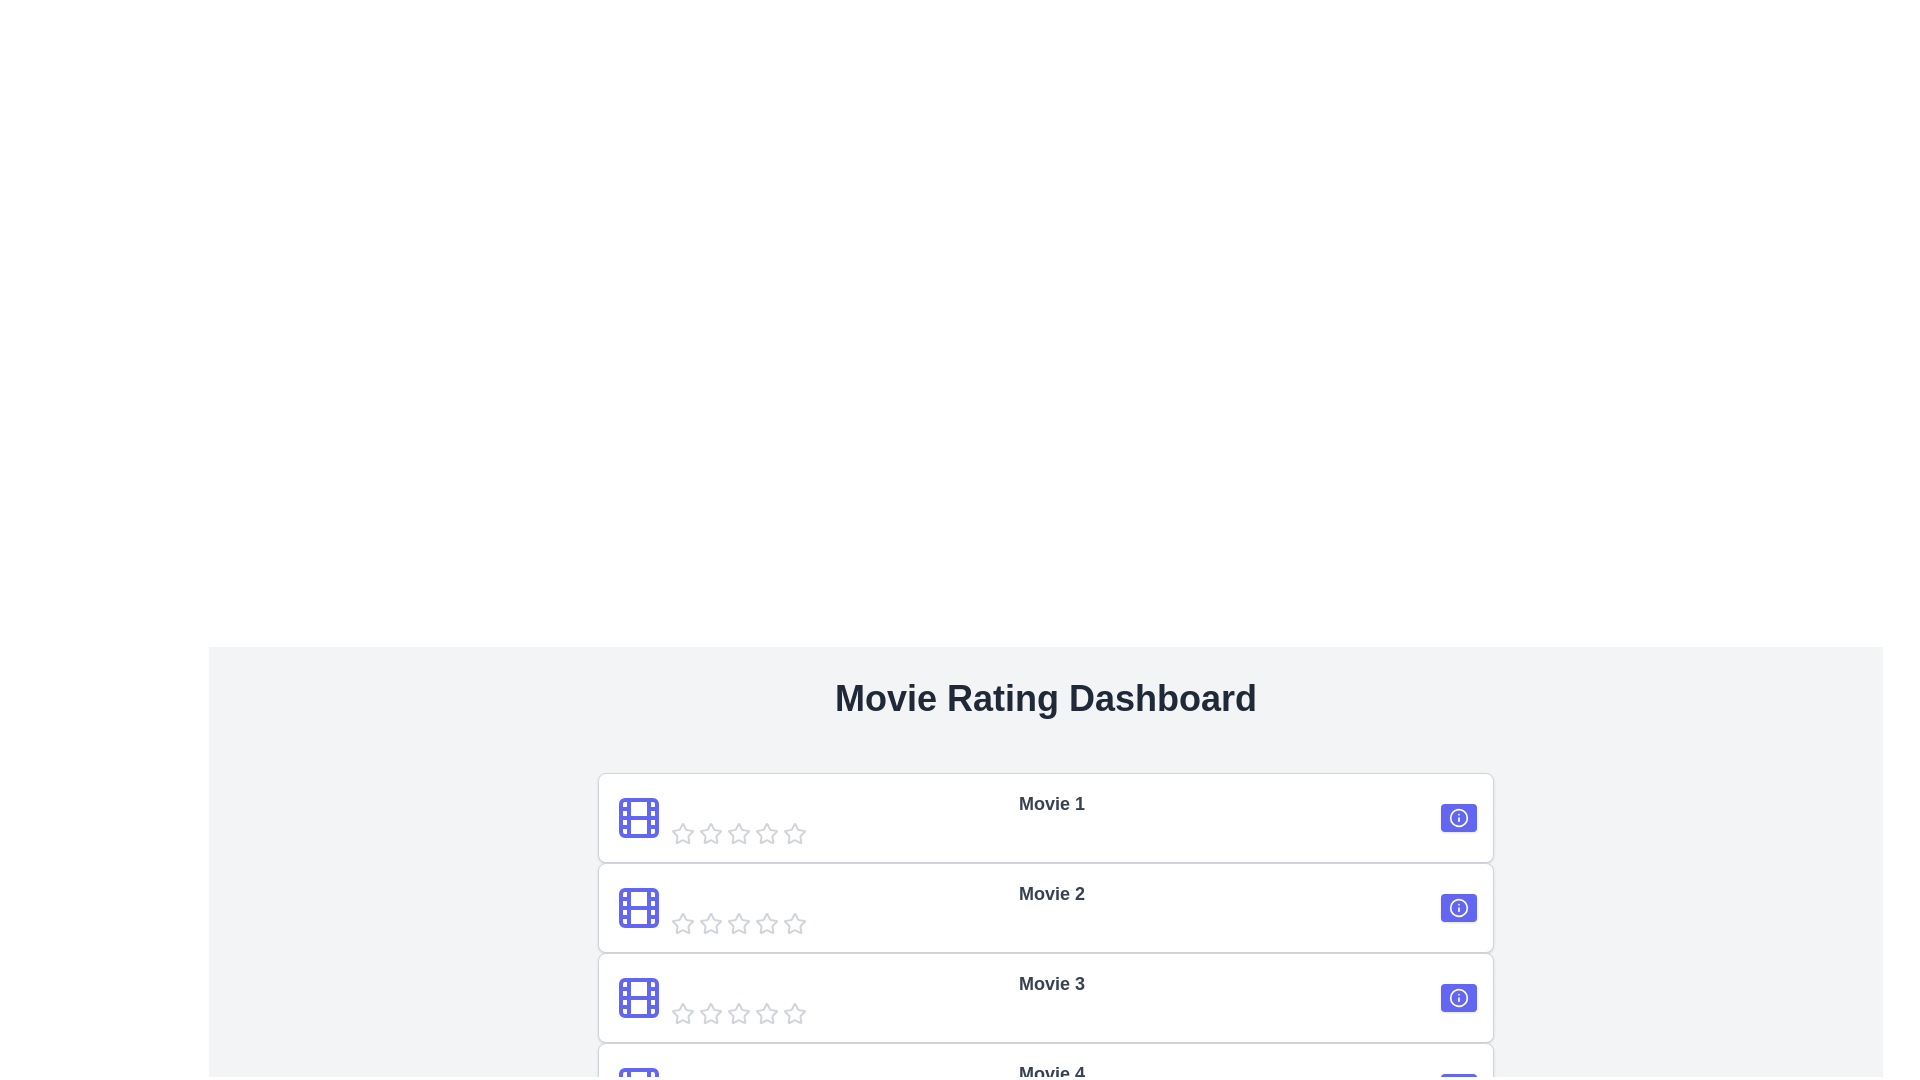  I want to click on the rating of a movie to 2 stars by clicking on the corresponding star, so click(710, 833).